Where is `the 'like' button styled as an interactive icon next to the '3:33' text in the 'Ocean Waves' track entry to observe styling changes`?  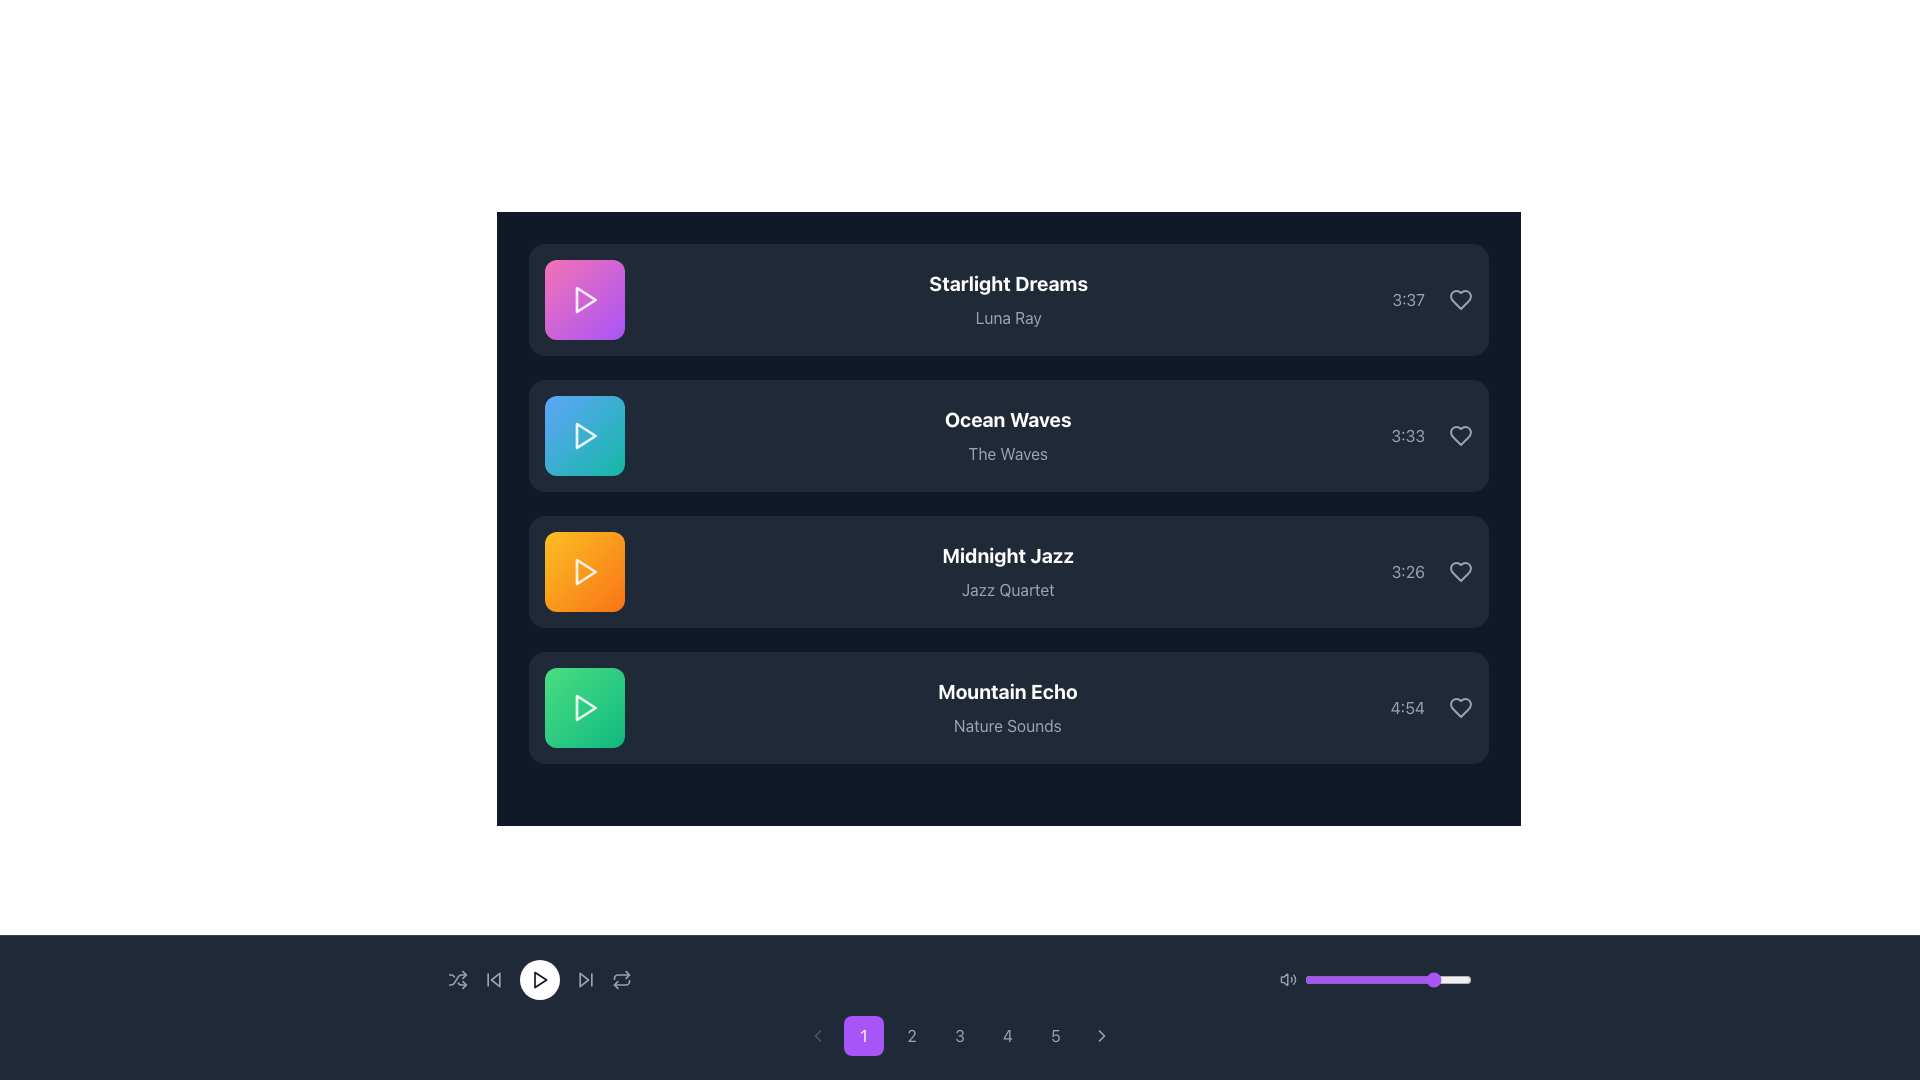 the 'like' button styled as an interactive icon next to the '3:33' text in the 'Ocean Waves' track entry to observe styling changes is located at coordinates (1460, 434).